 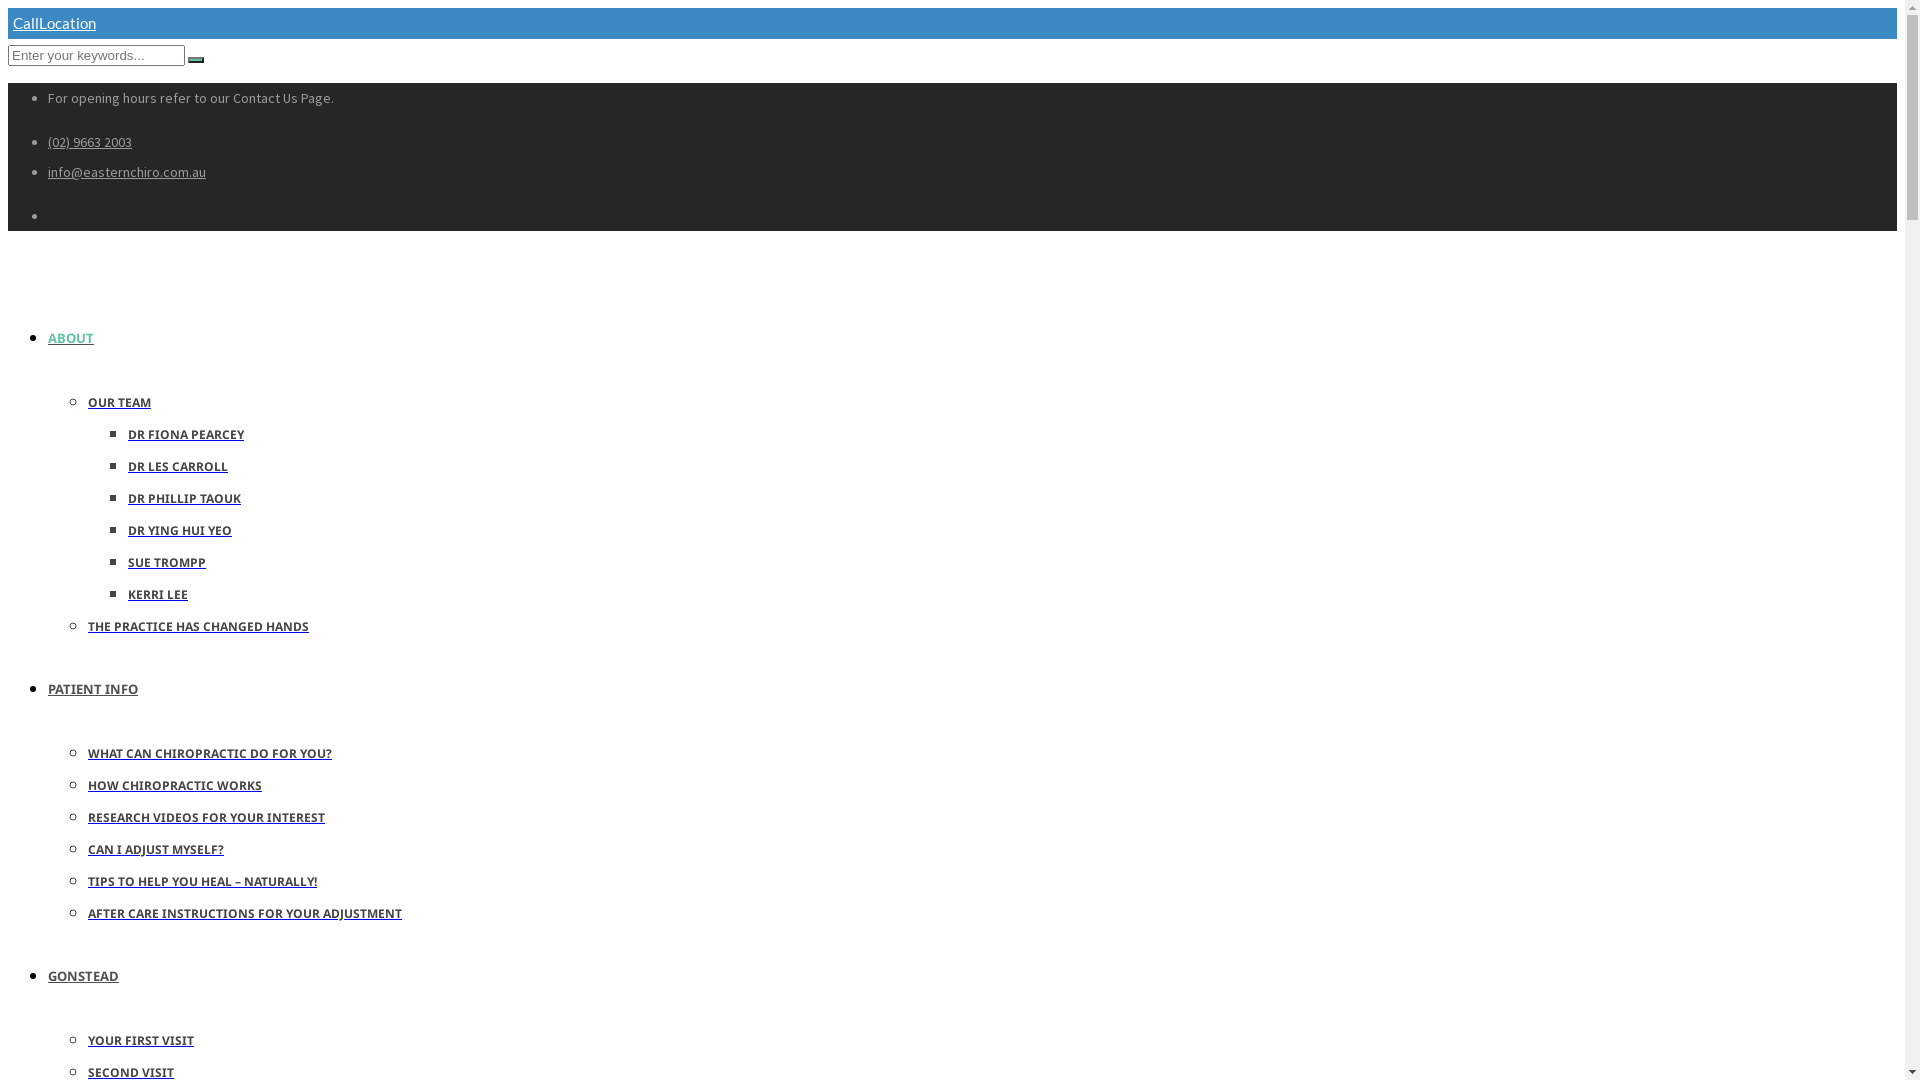 I want to click on 'ABOUT', so click(x=88, y=335).